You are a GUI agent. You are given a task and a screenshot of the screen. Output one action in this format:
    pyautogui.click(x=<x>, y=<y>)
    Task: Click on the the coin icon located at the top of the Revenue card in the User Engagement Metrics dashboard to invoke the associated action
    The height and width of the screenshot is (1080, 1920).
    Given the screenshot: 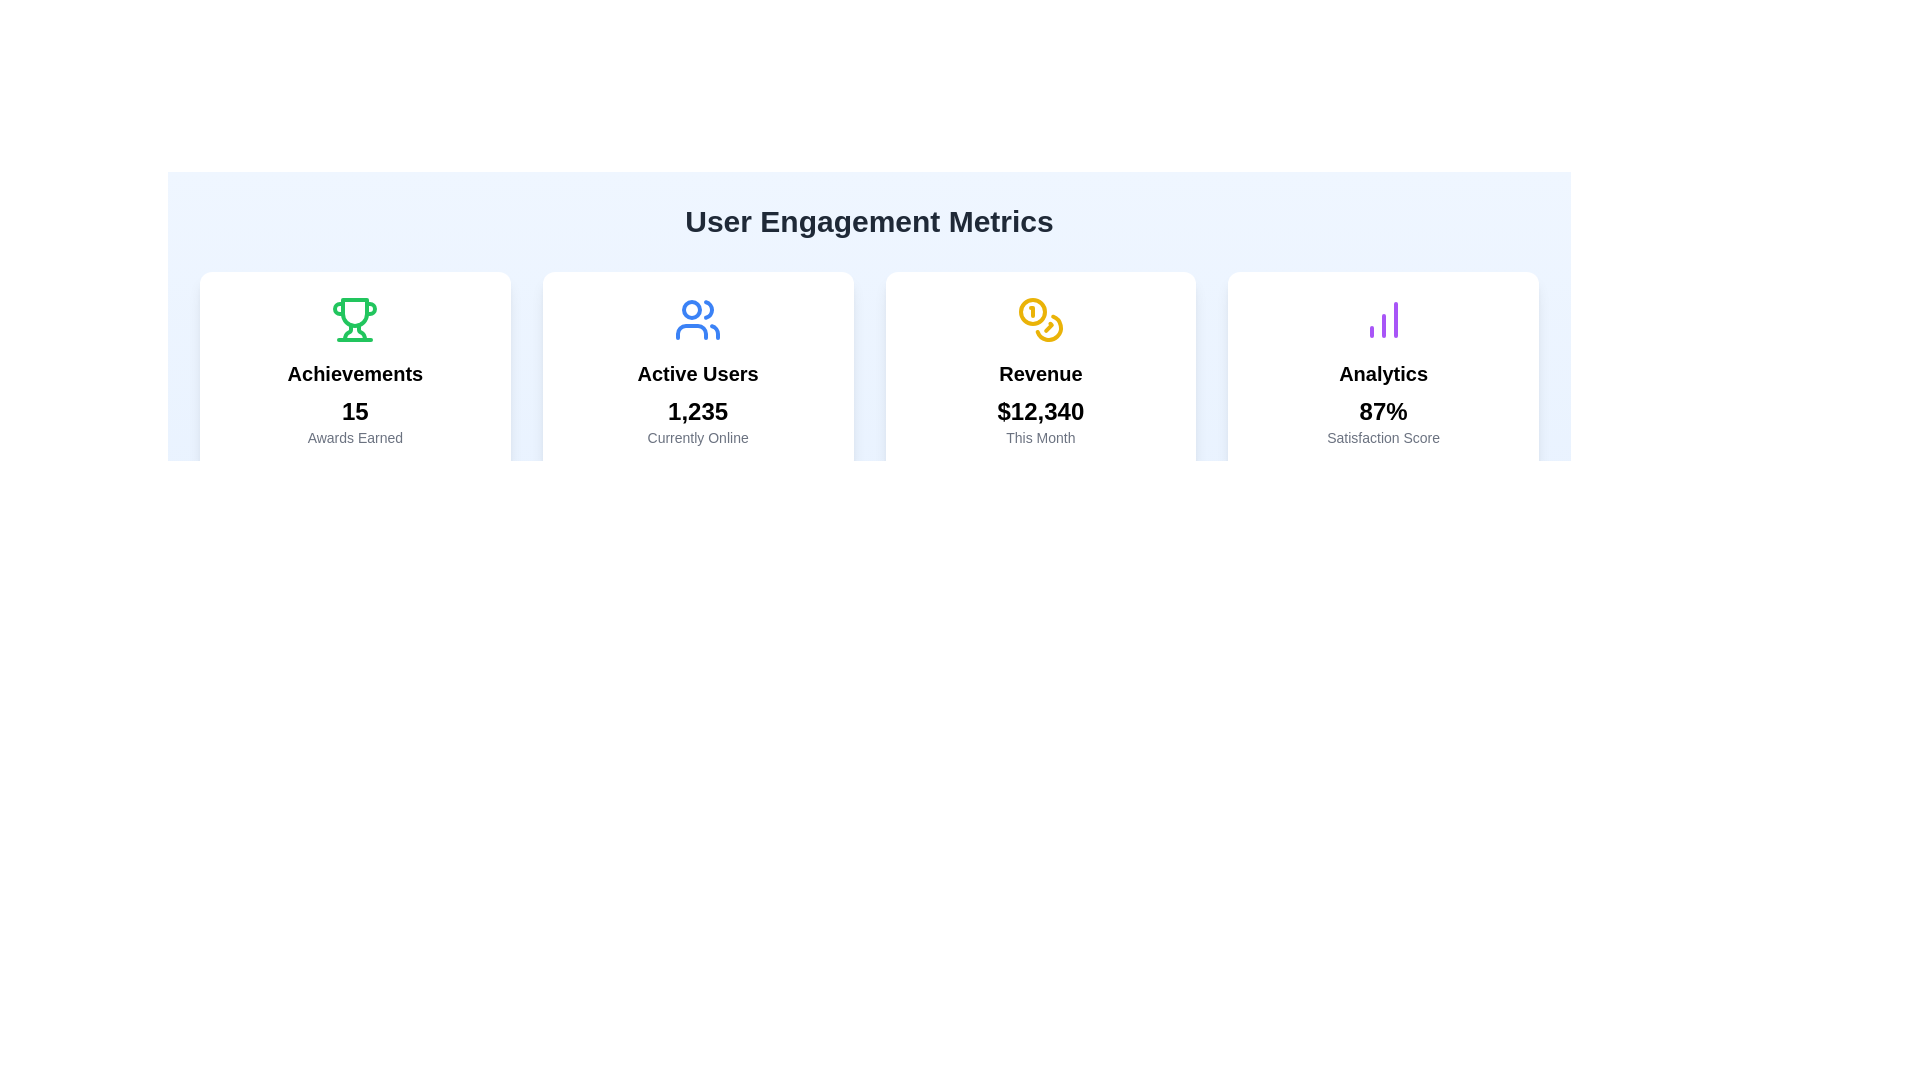 What is the action you would take?
    pyautogui.click(x=1040, y=319)
    